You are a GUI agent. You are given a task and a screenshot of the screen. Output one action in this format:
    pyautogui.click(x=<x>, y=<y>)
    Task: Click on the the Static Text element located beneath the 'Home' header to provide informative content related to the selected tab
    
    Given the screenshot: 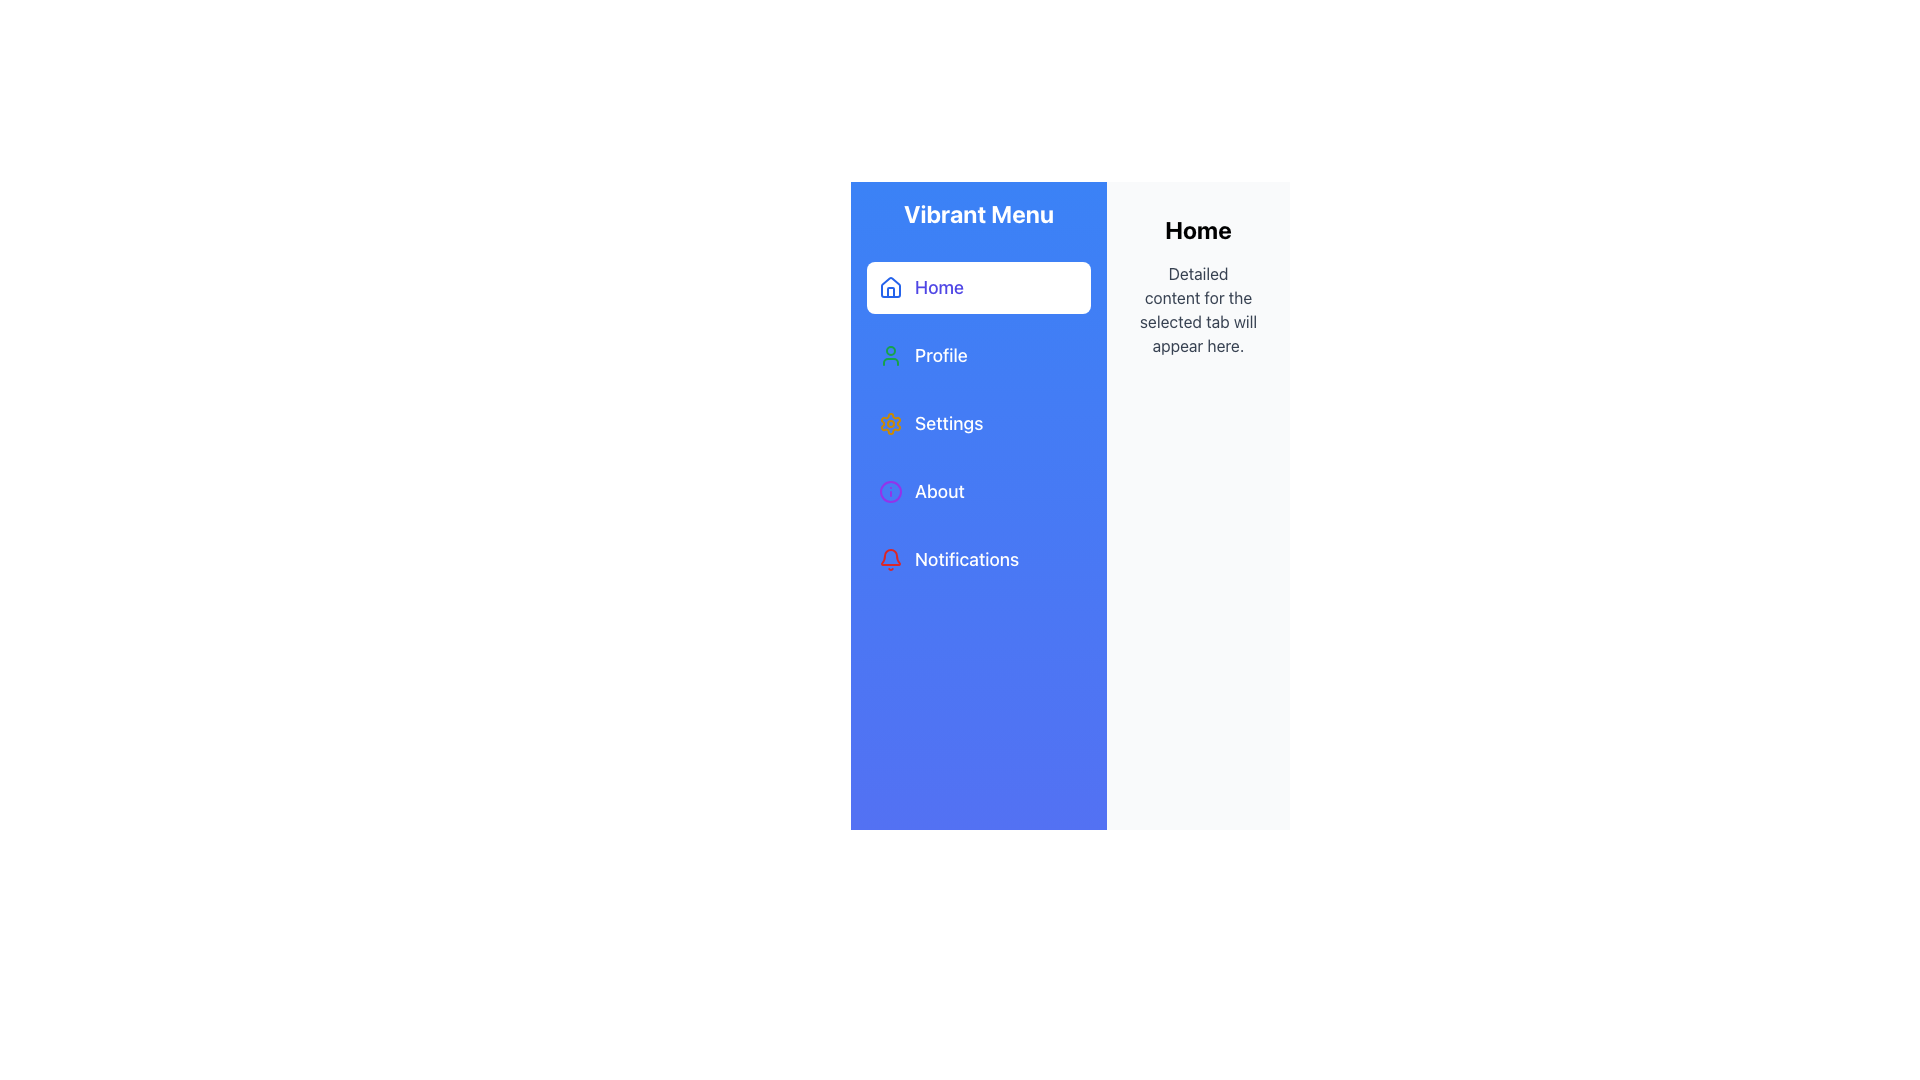 What is the action you would take?
    pyautogui.click(x=1198, y=309)
    